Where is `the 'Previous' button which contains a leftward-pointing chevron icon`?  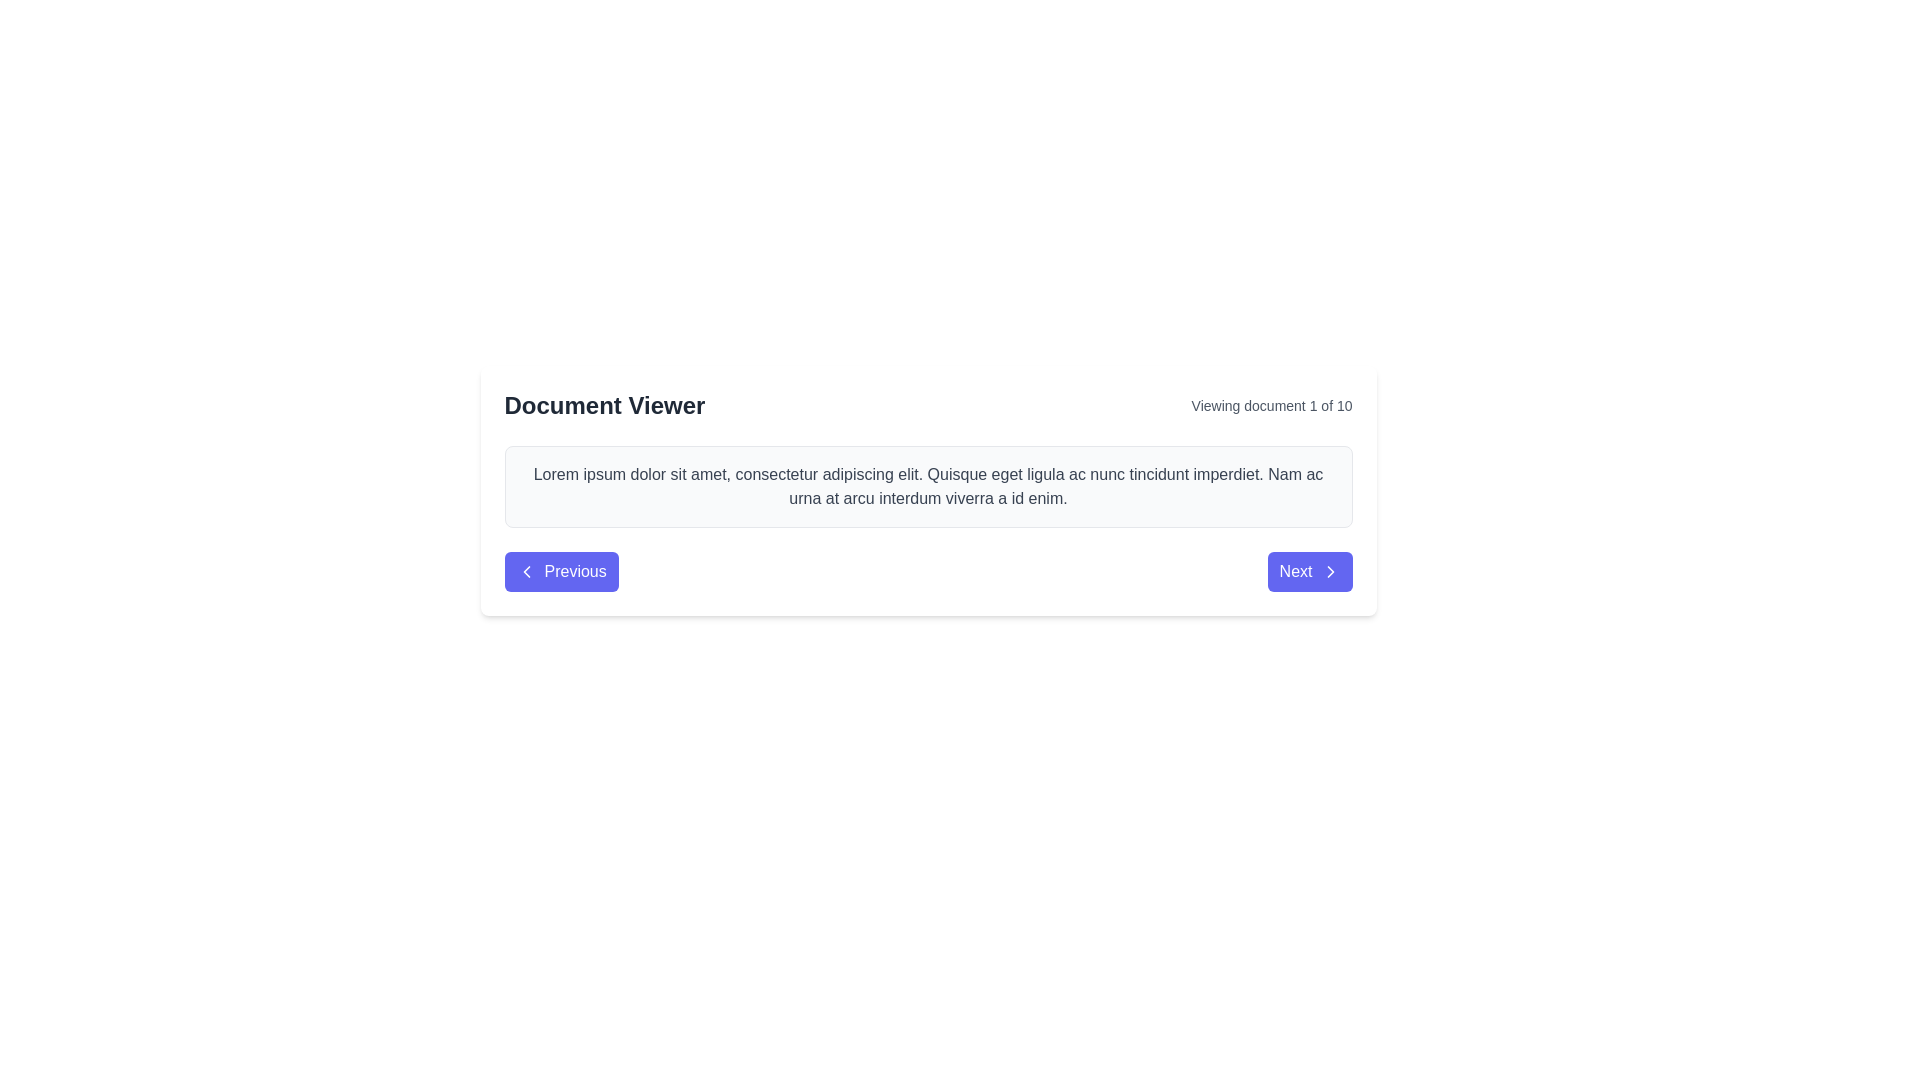
the 'Previous' button which contains a leftward-pointing chevron icon is located at coordinates (526, 571).